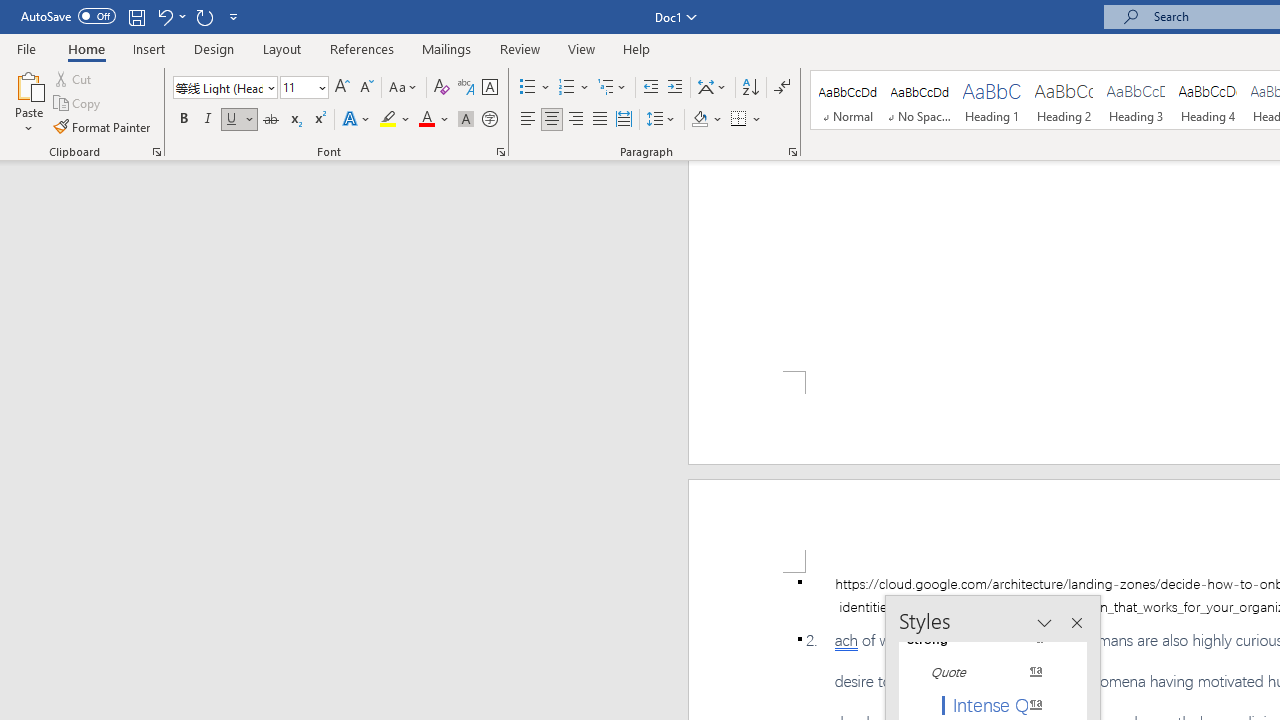 The width and height of the screenshot is (1280, 720). I want to click on 'Subscript', so click(294, 119).